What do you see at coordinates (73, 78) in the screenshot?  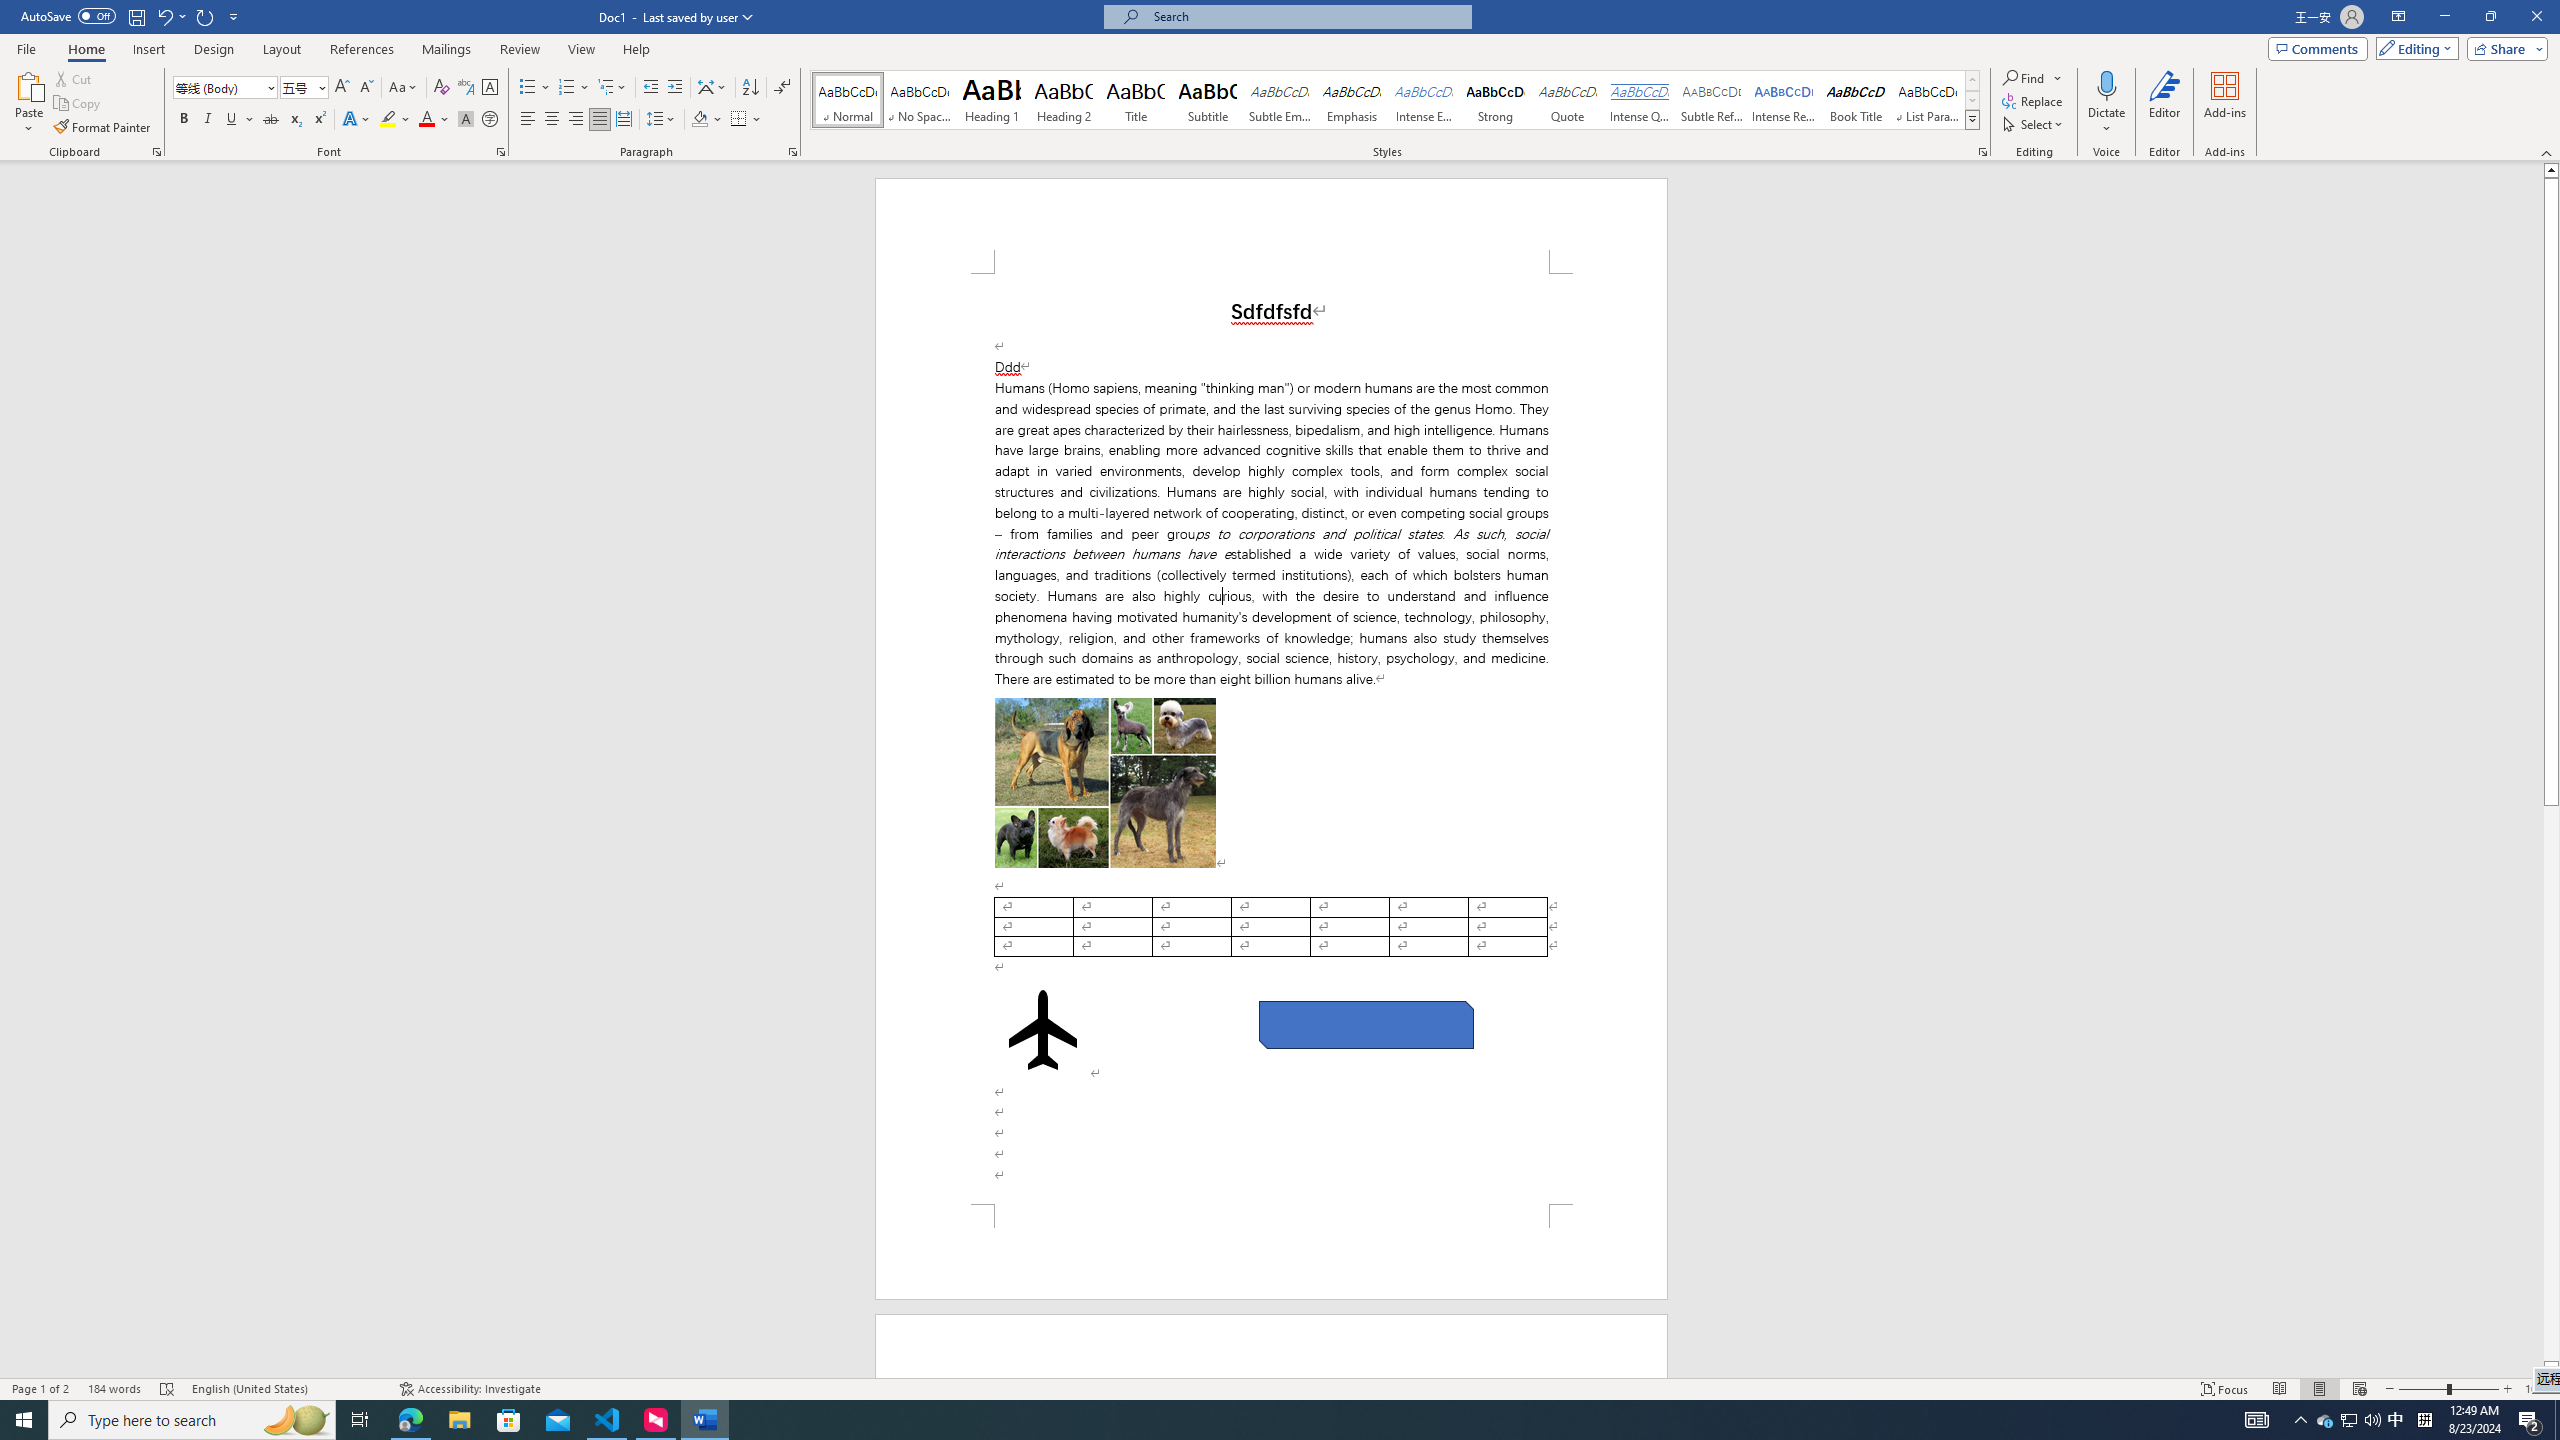 I see `'Cut'` at bounding box center [73, 78].